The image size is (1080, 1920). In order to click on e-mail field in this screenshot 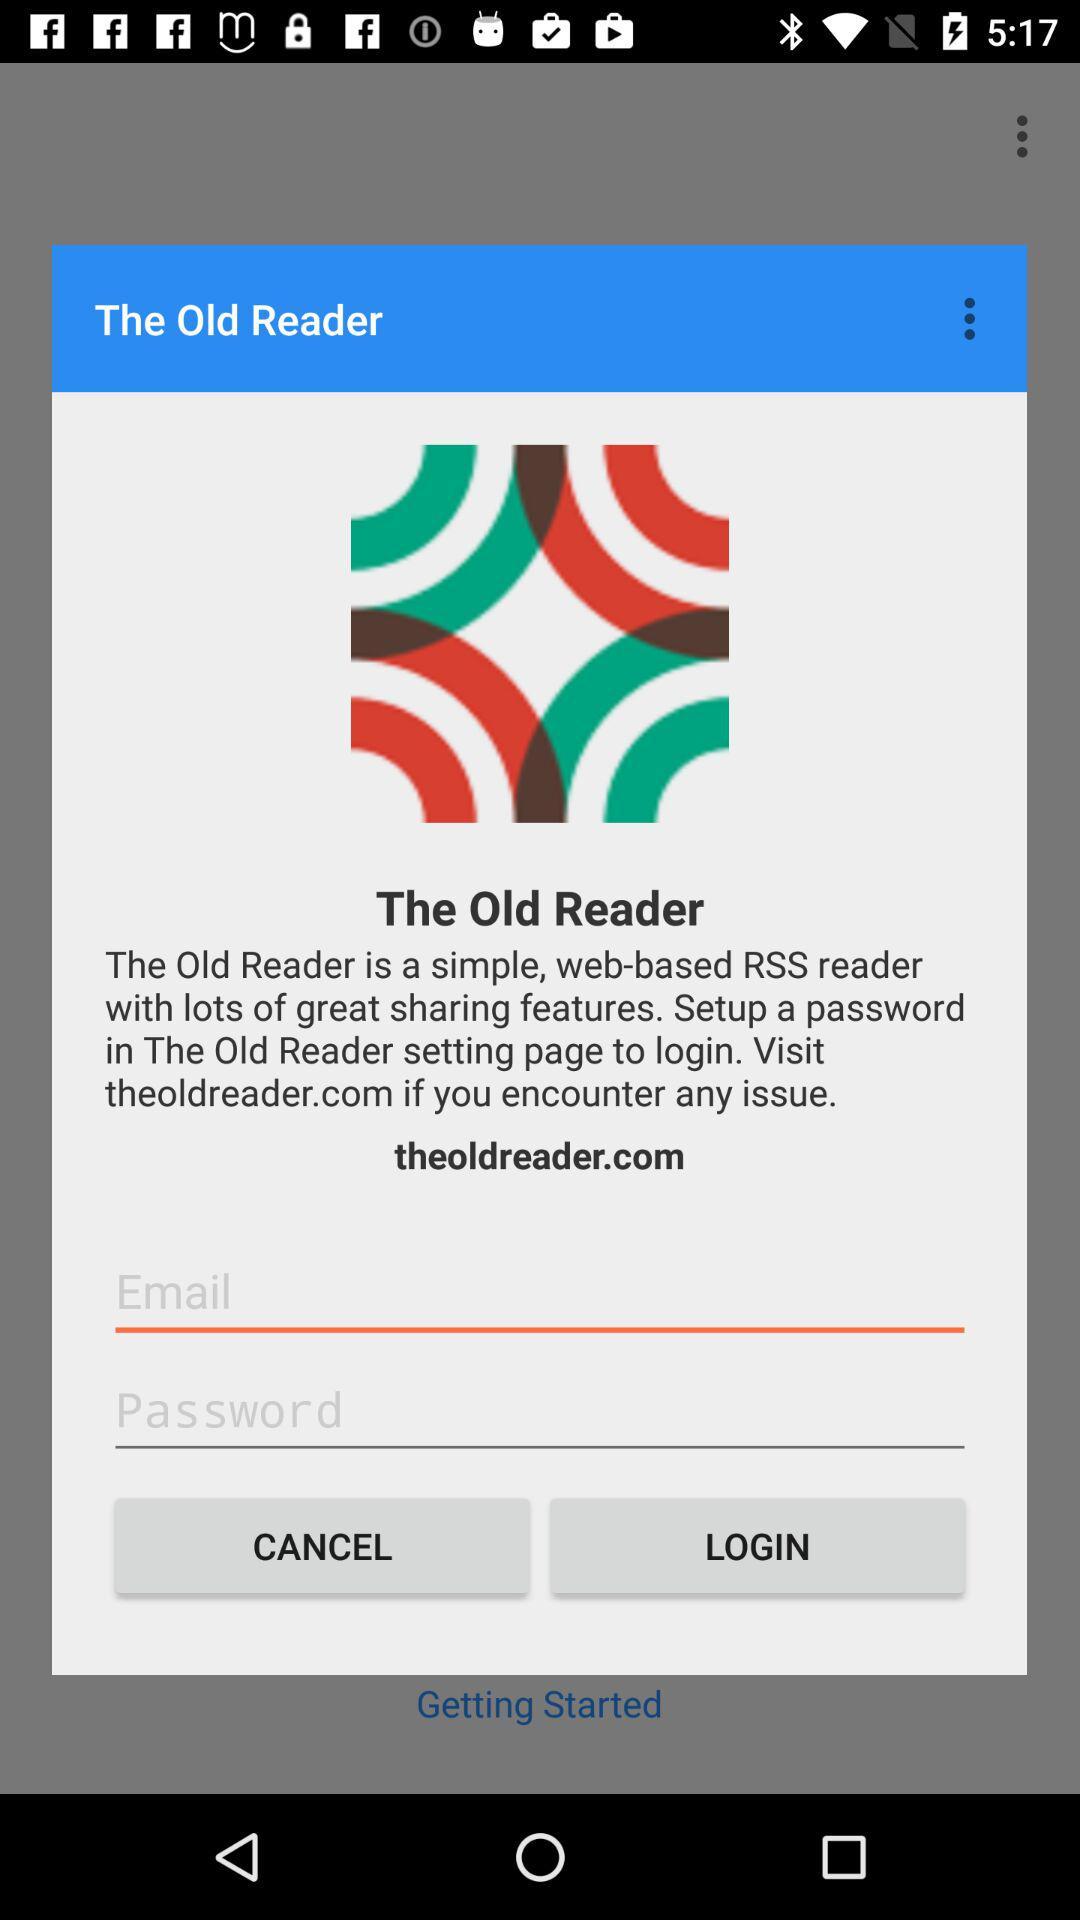, I will do `click(540, 1291)`.